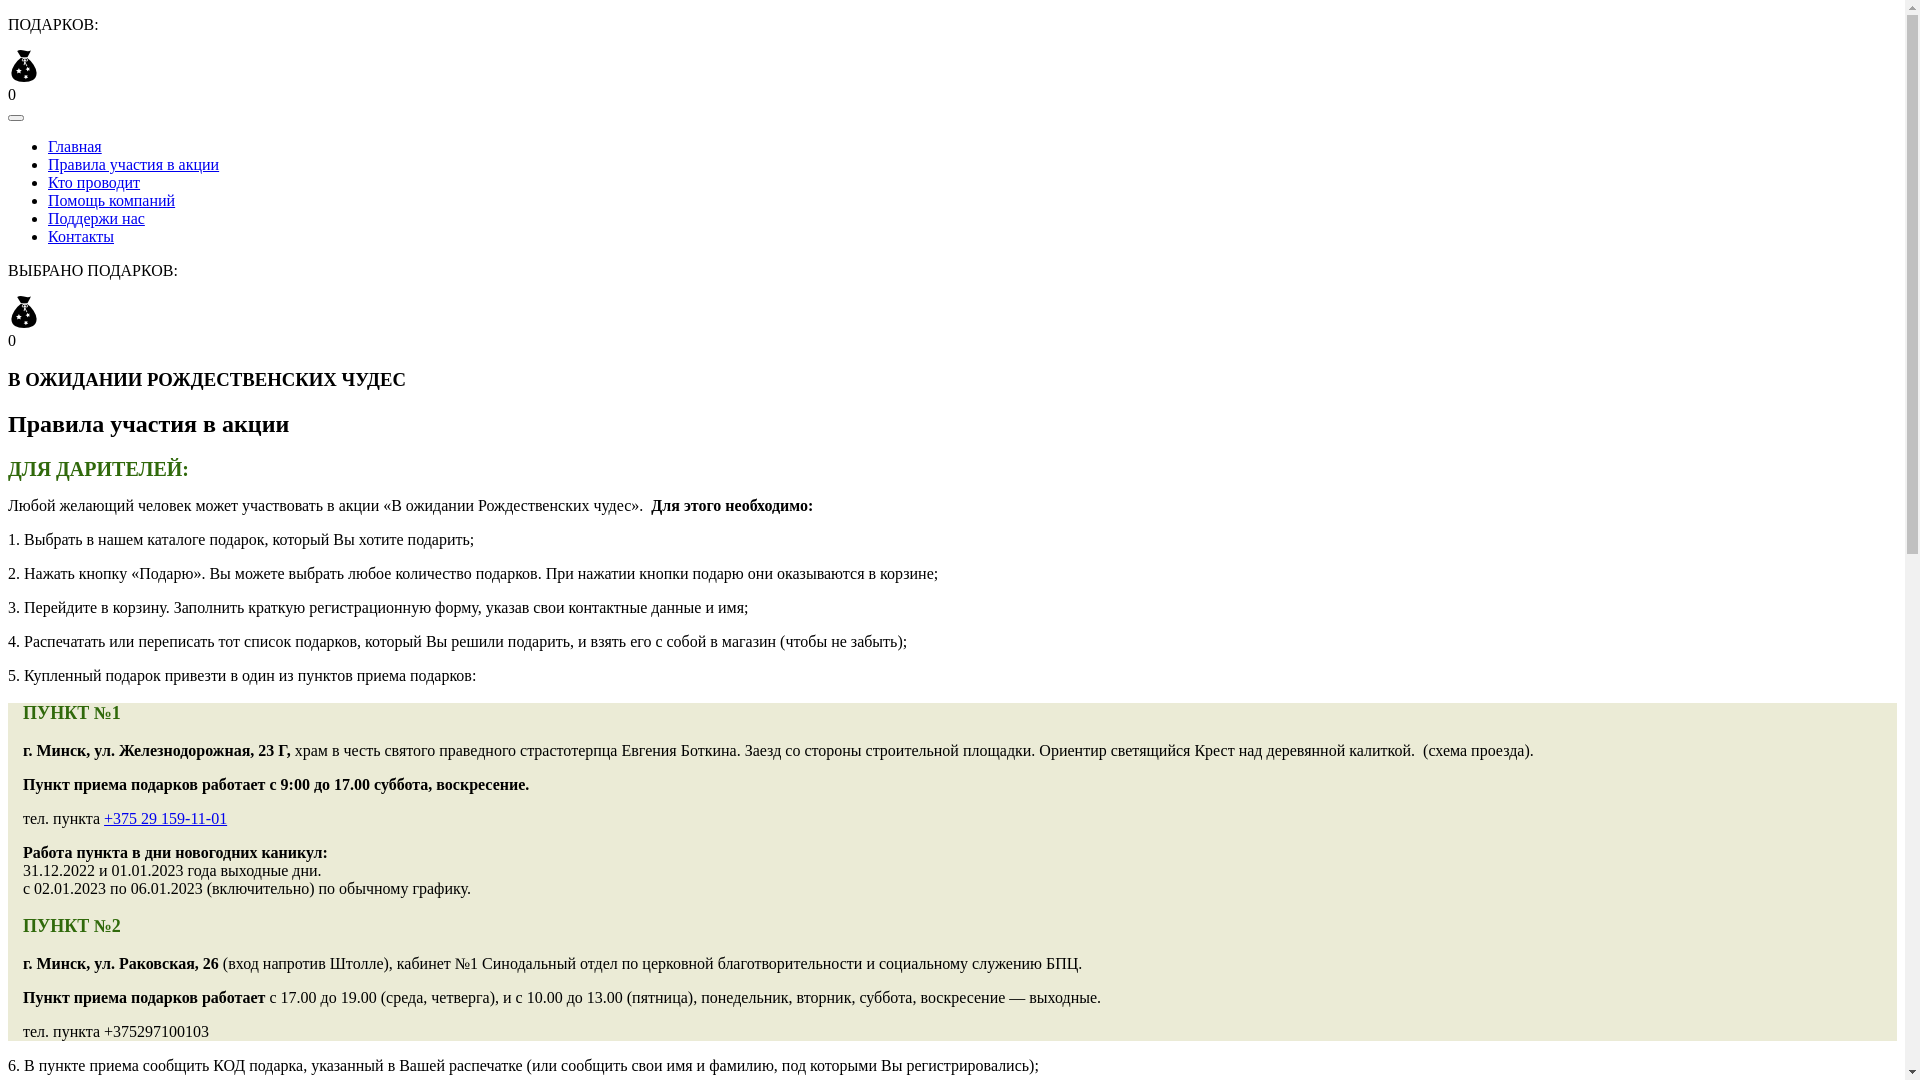 The height and width of the screenshot is (1080, 1920). I want to click on '+375 29 159-11-01', so click(103, 818).